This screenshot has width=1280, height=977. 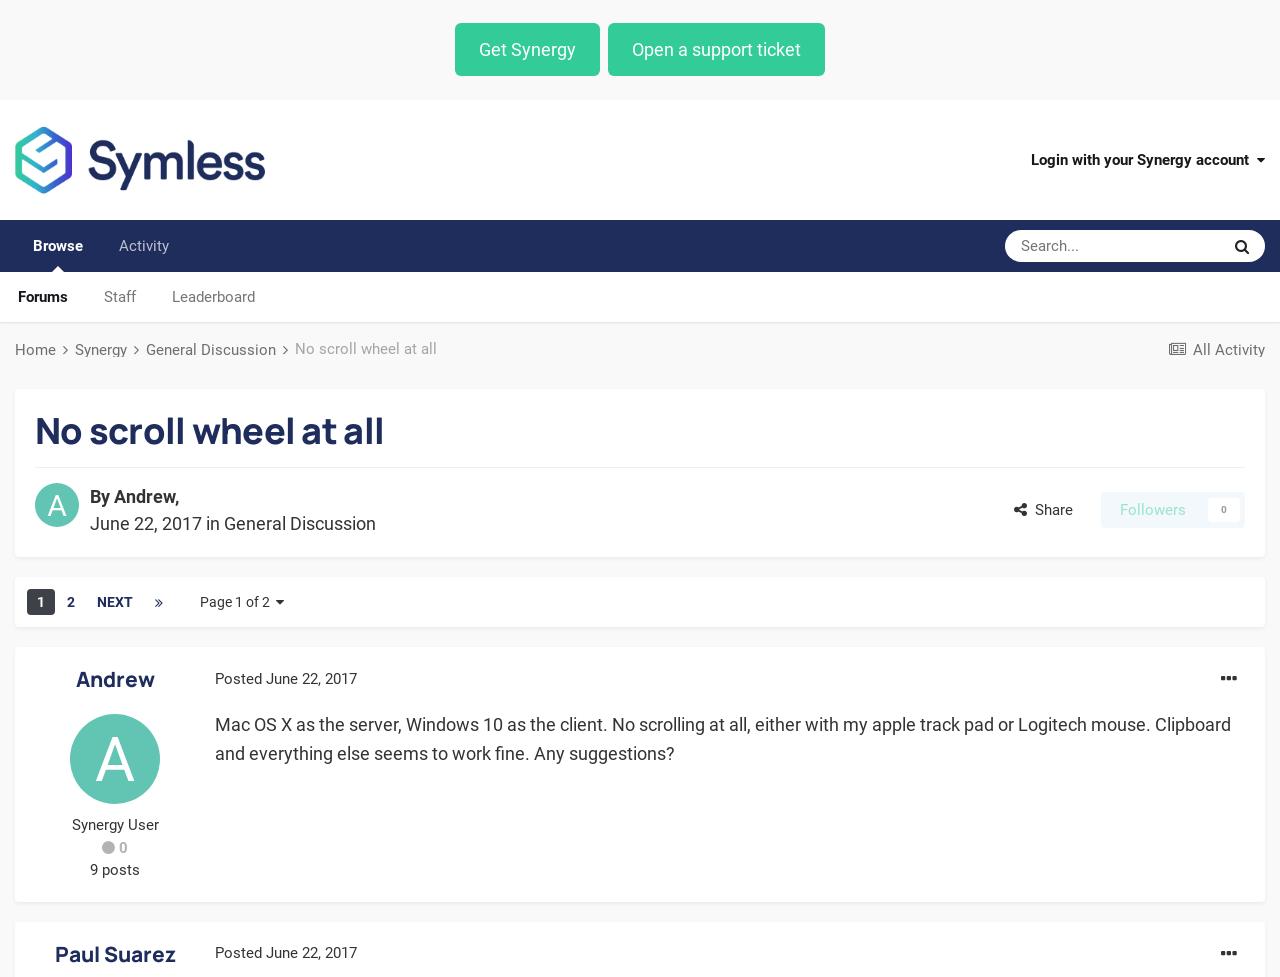 I want to click on '9 posts', so click(x=113, y=869).